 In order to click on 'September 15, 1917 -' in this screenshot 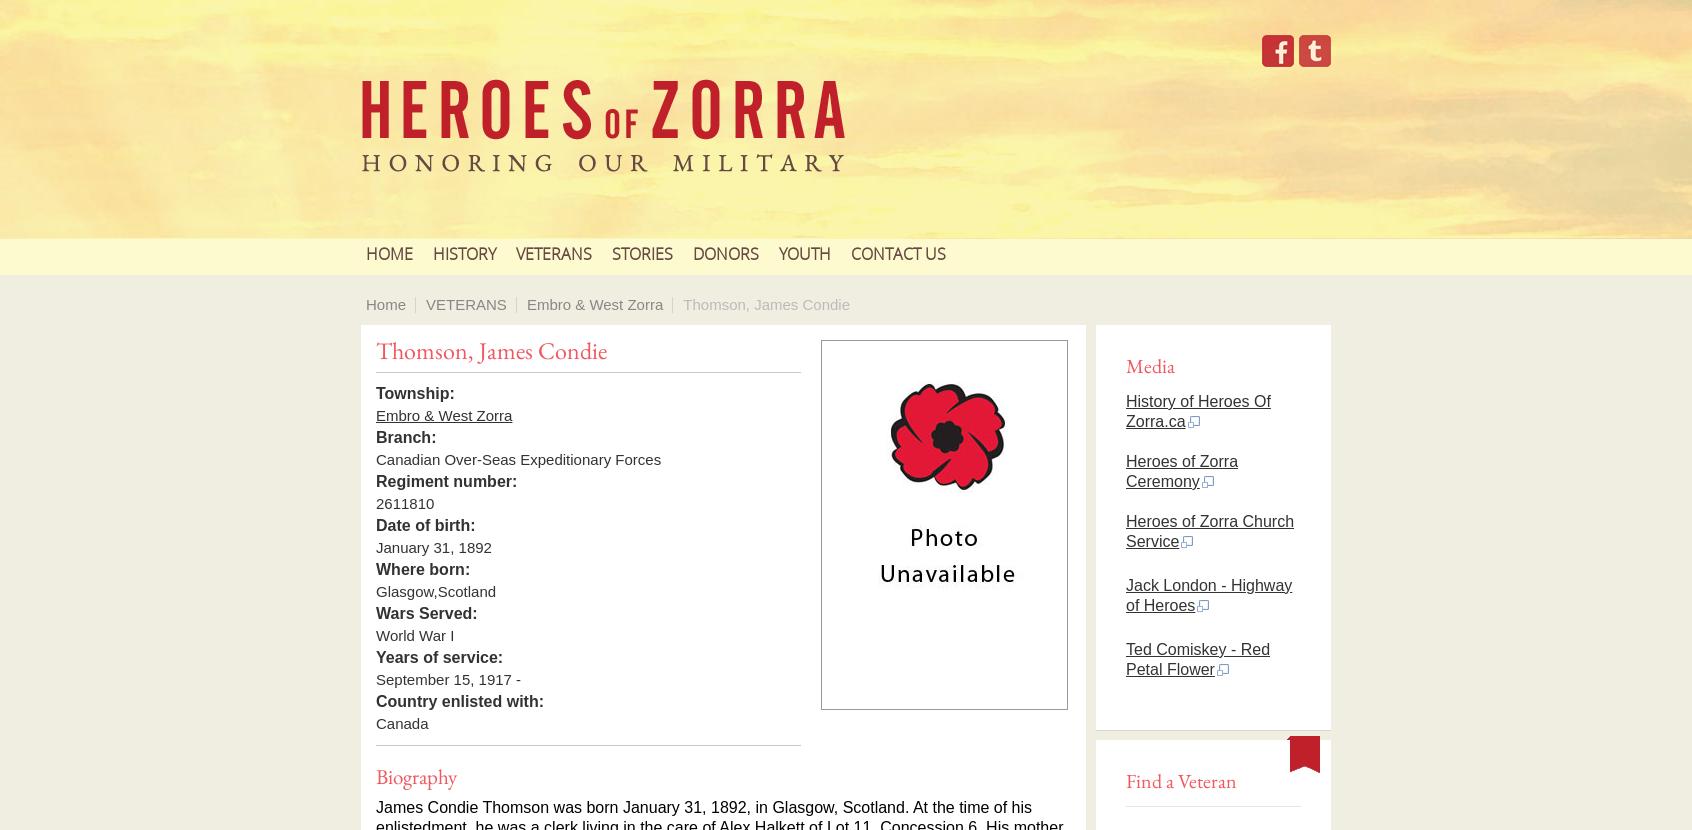, I will do `click(447, 679)`.